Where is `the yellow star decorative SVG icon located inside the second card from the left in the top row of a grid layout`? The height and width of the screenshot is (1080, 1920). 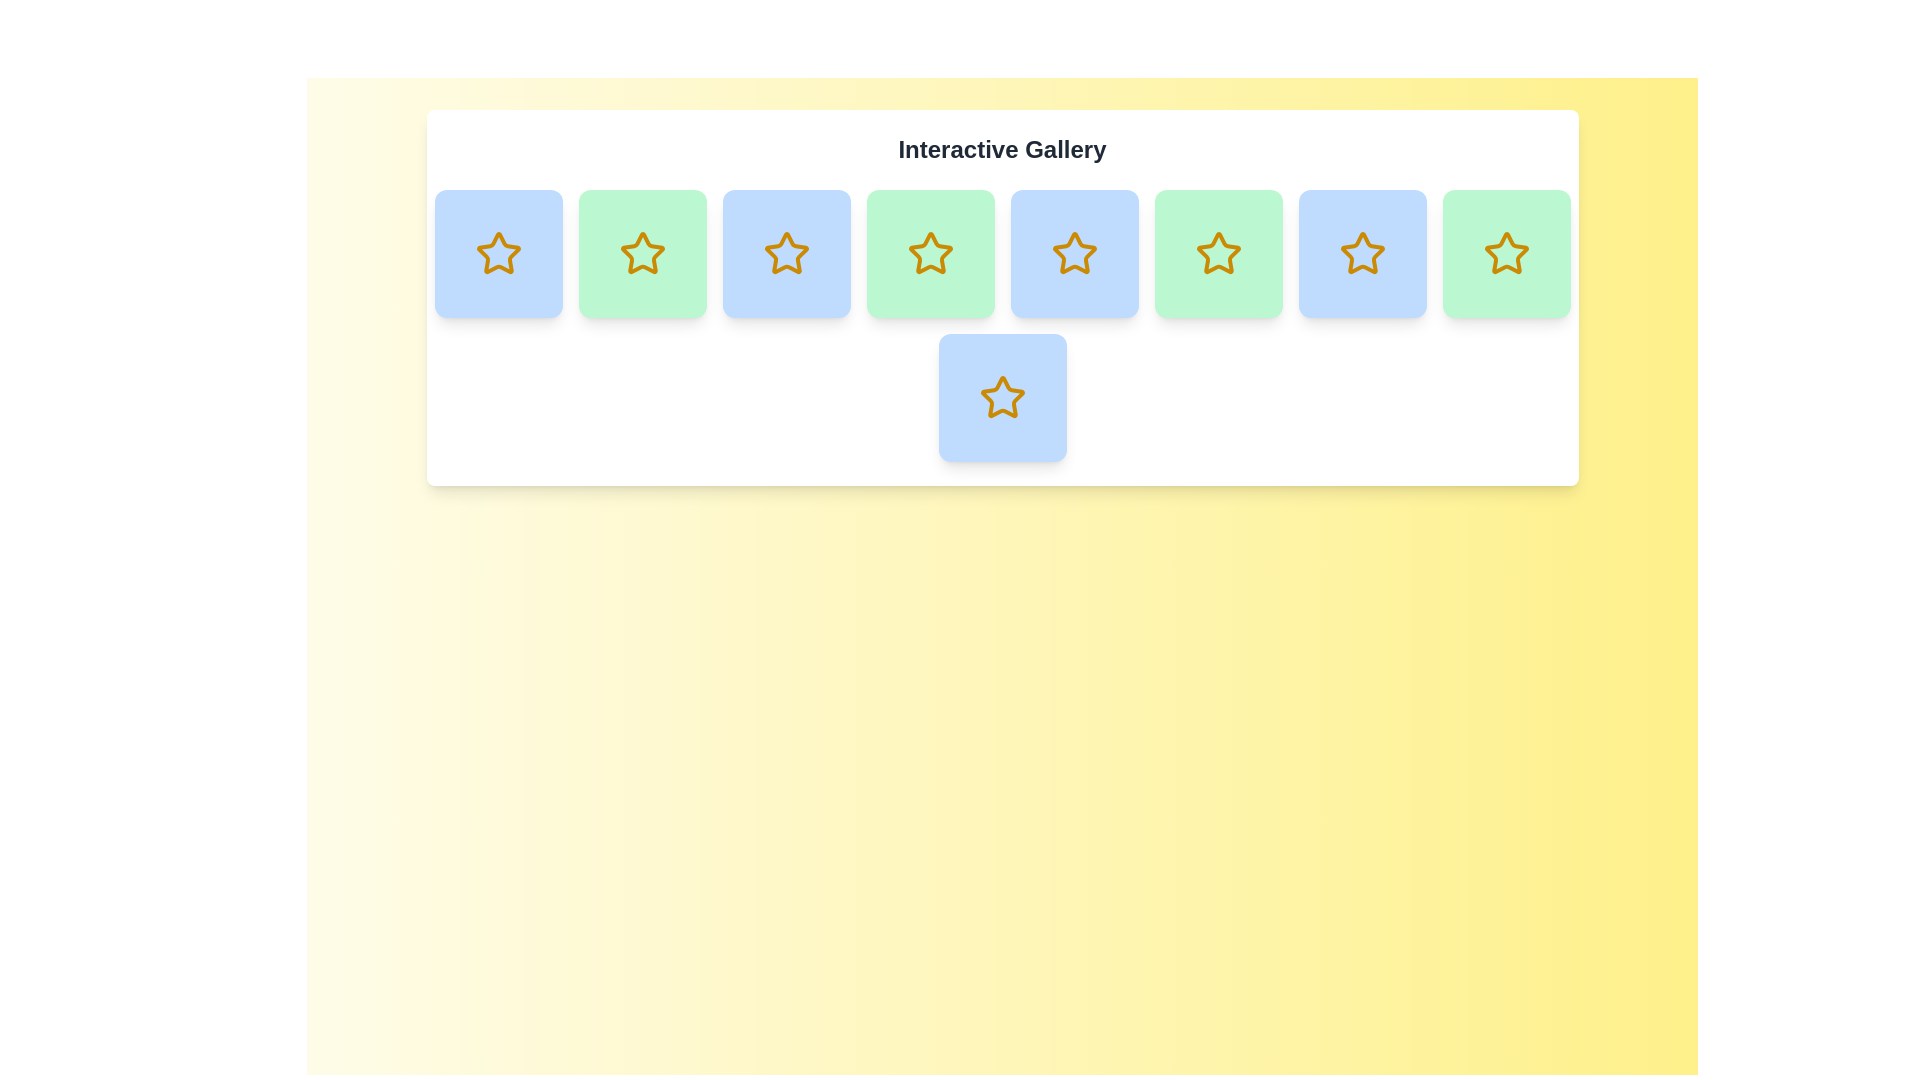 the yellow star decorative SVG icon located inside the second card from the left in the top row of a grid layout is located at coordinates (498, 252).